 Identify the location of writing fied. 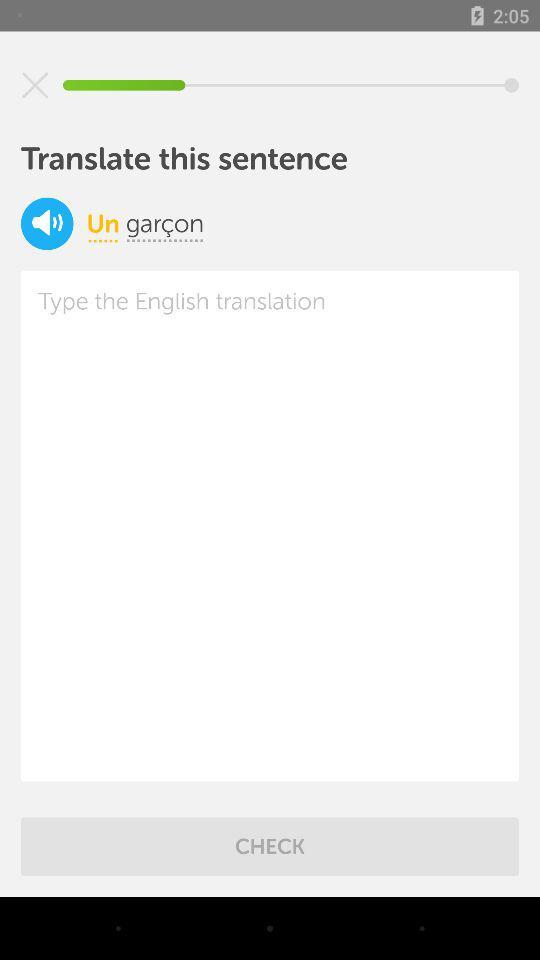
(270, 525).